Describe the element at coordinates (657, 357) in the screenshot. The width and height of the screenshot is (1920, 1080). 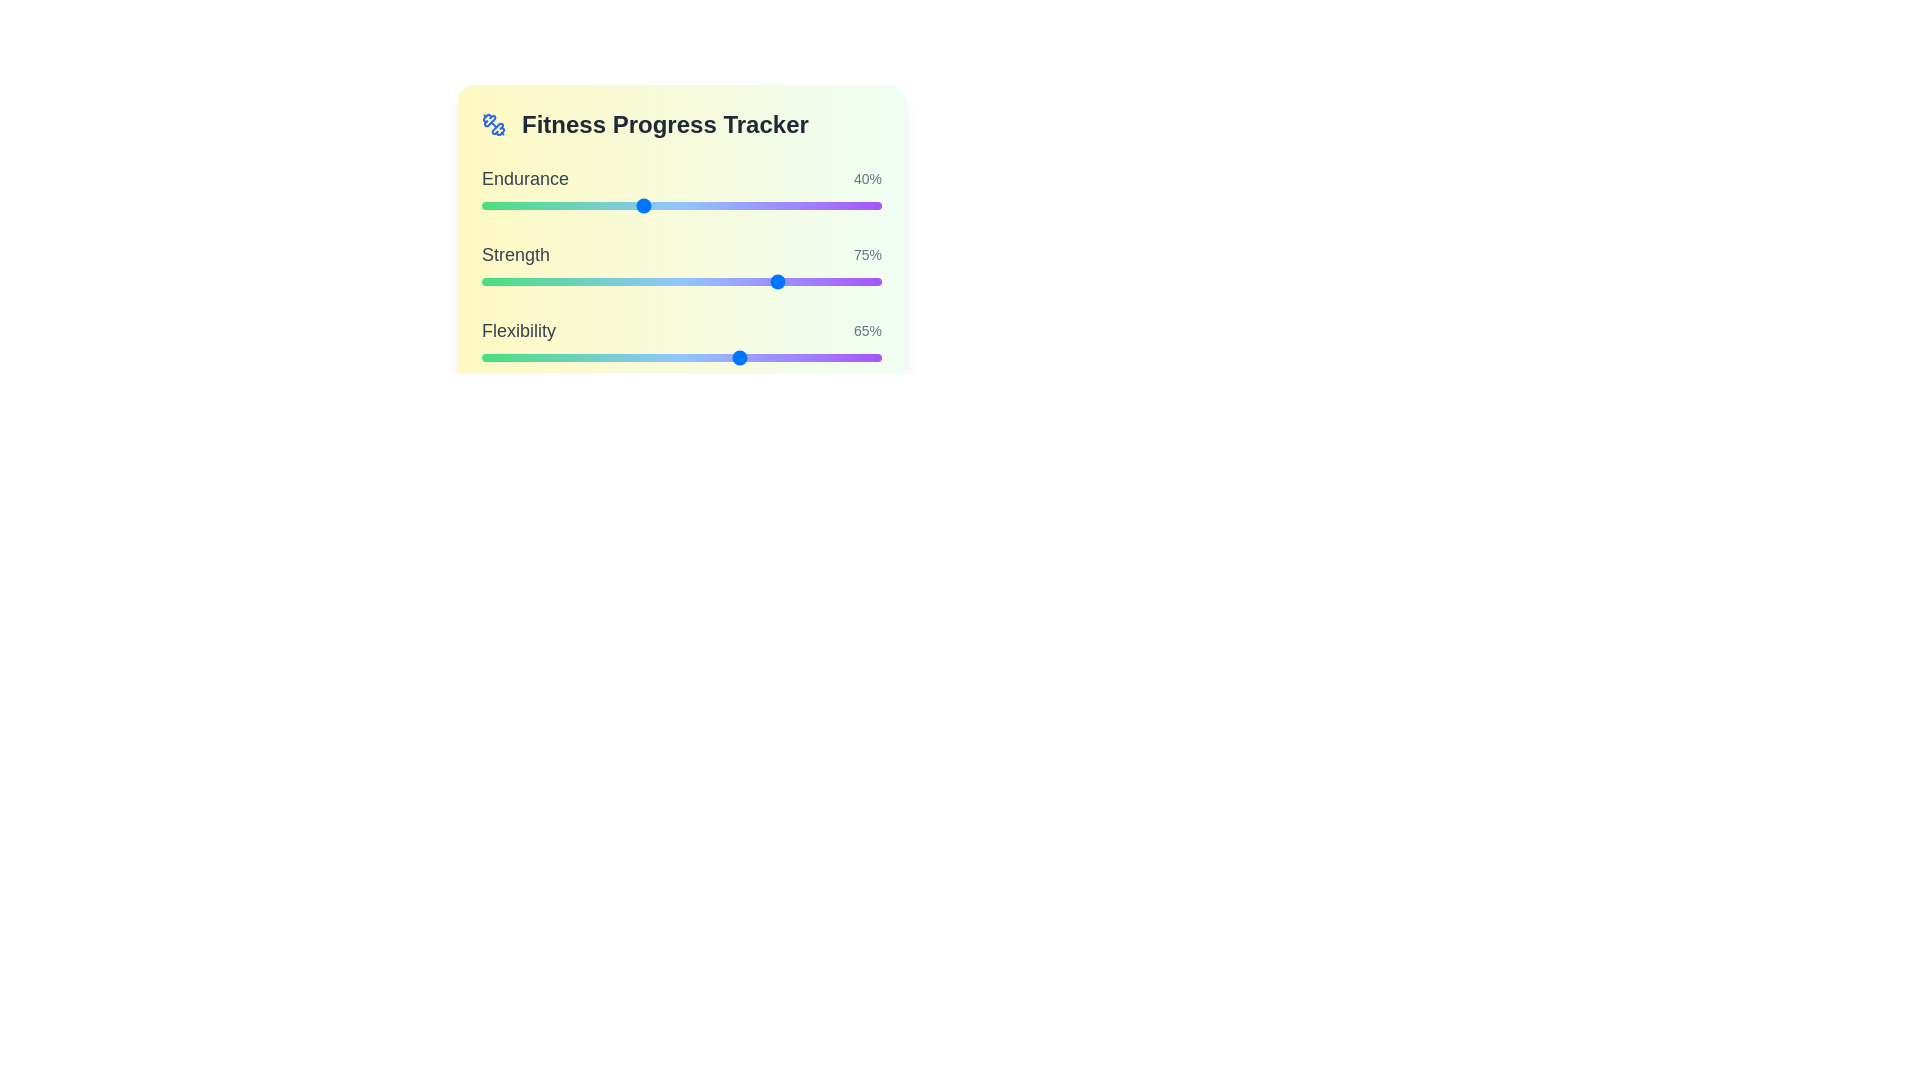
I see `flexibility percentage` at that location.